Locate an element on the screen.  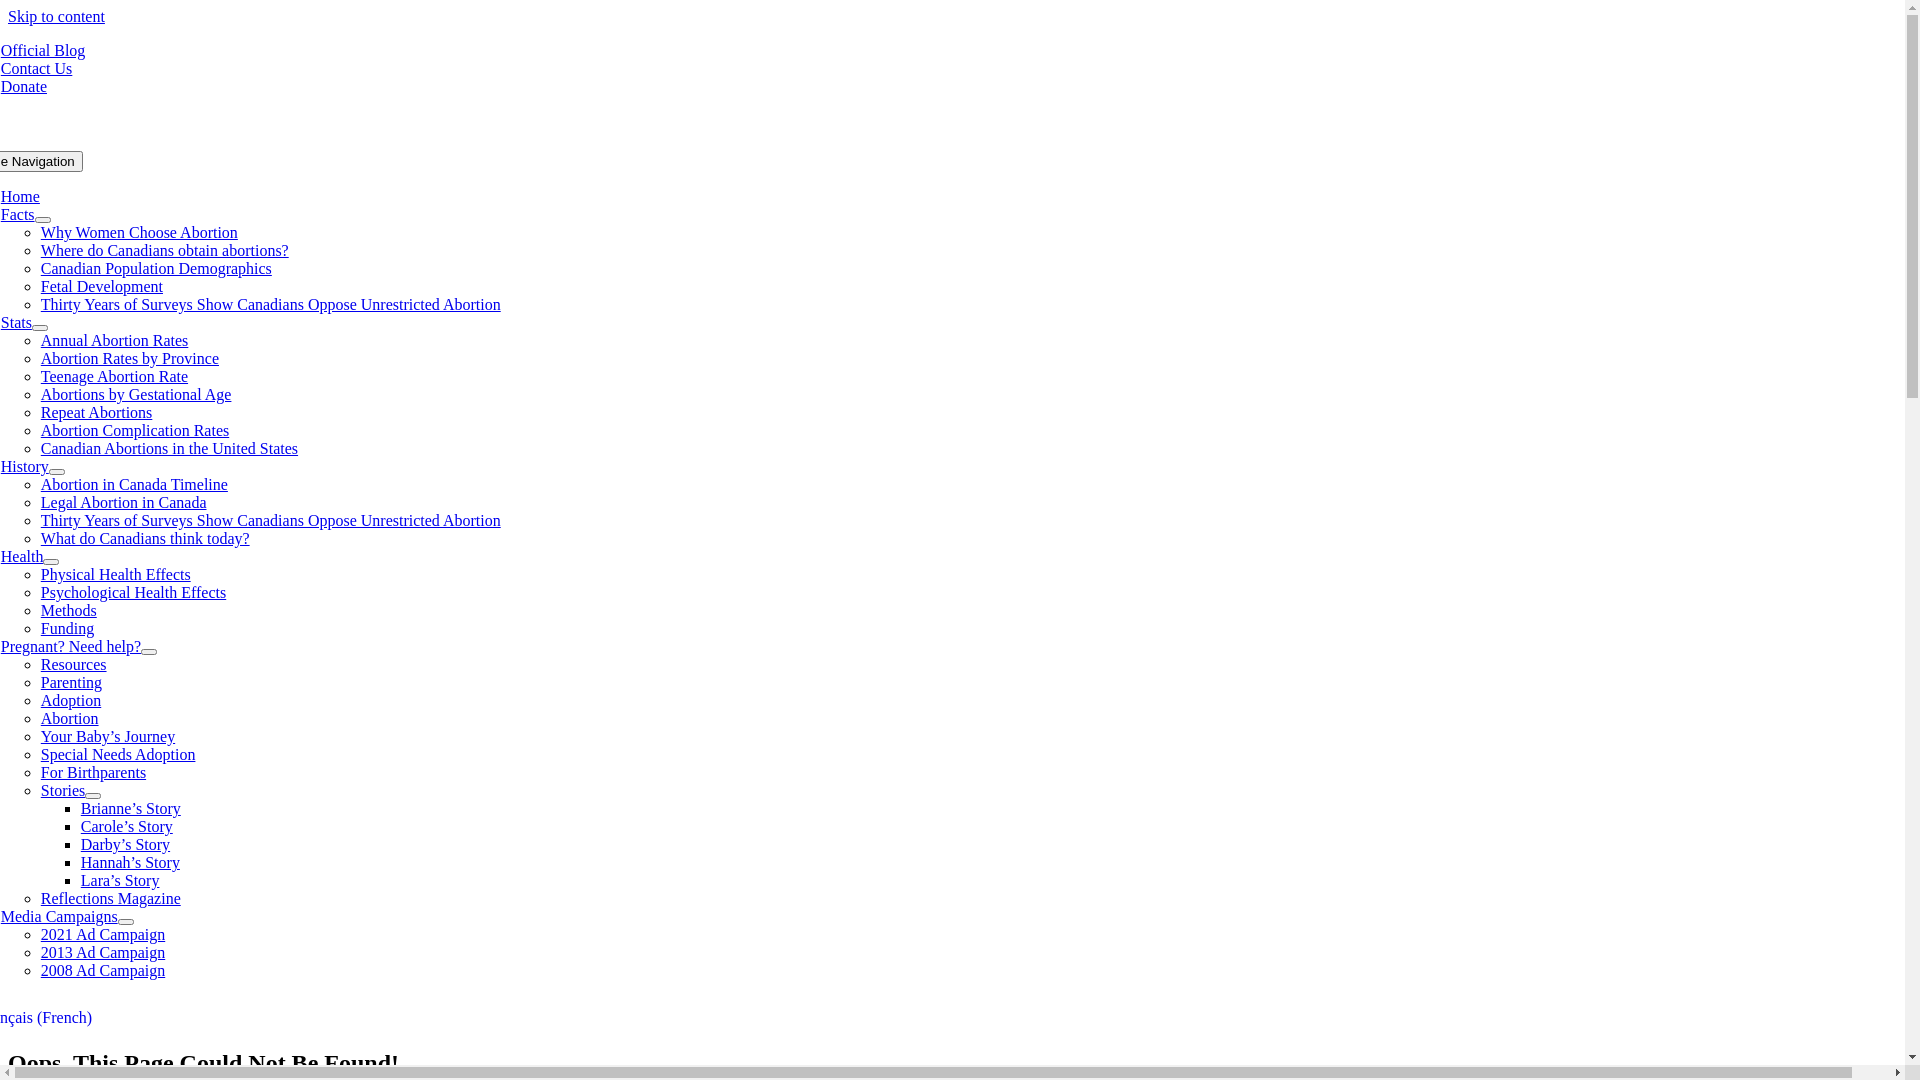
'Psychological Health Effects' is located at coordinates (132, 591).